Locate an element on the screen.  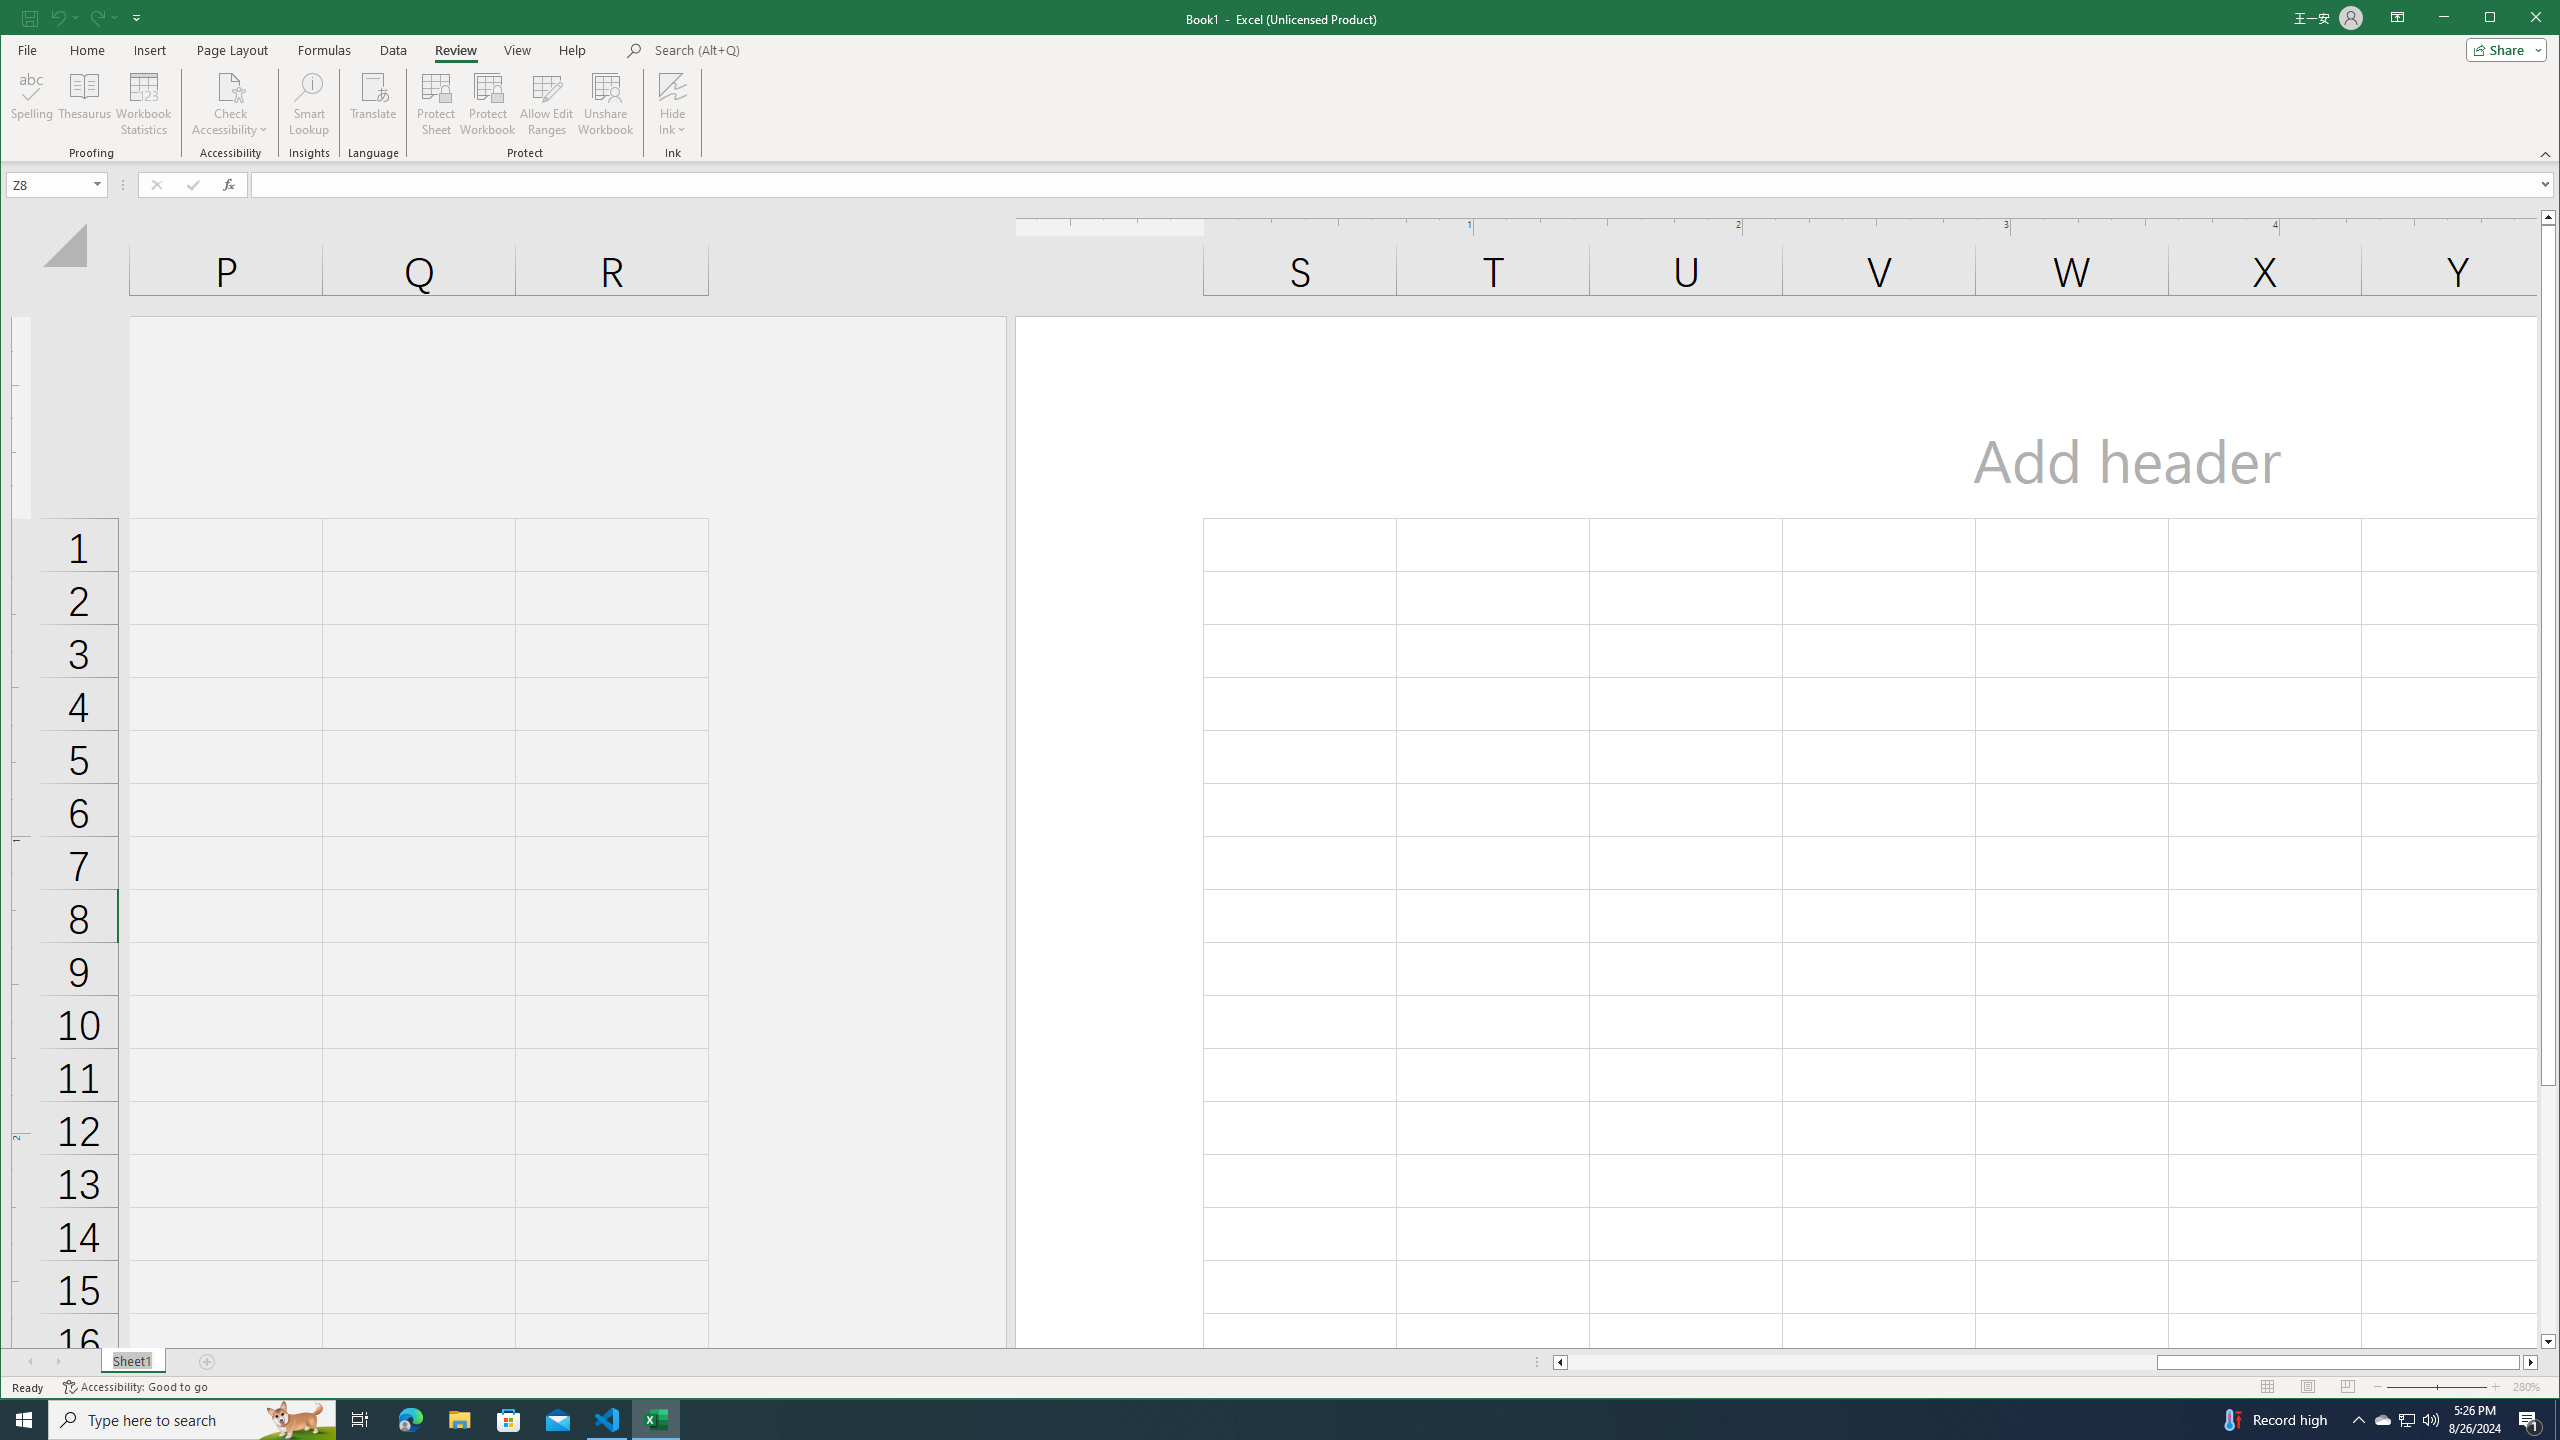
'Thesaurus...' is located at coordinates (85, 103).